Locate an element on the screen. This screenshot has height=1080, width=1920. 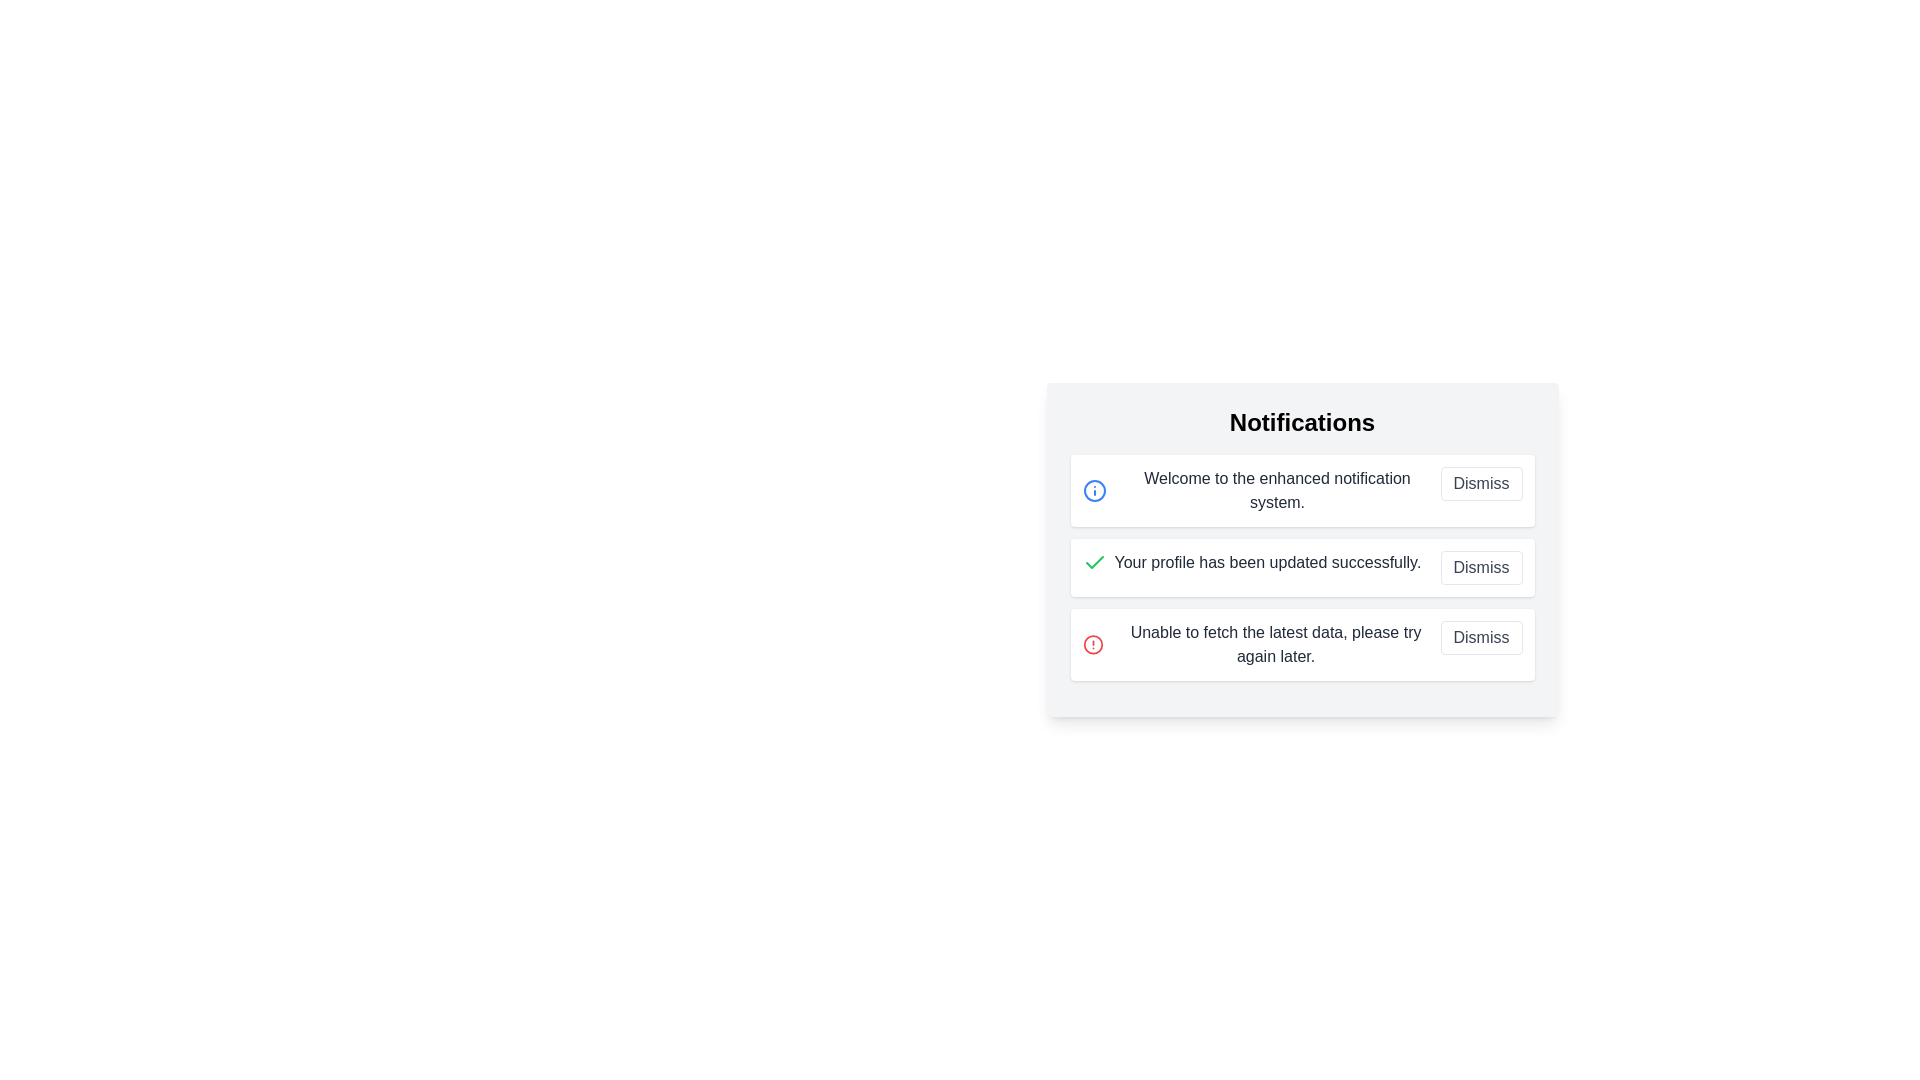
the green checkmark icon that indicates a successful action, located to the left of the text 'Your profile has been updated successfully' in the notification message is located at coordinates (1093, 563).